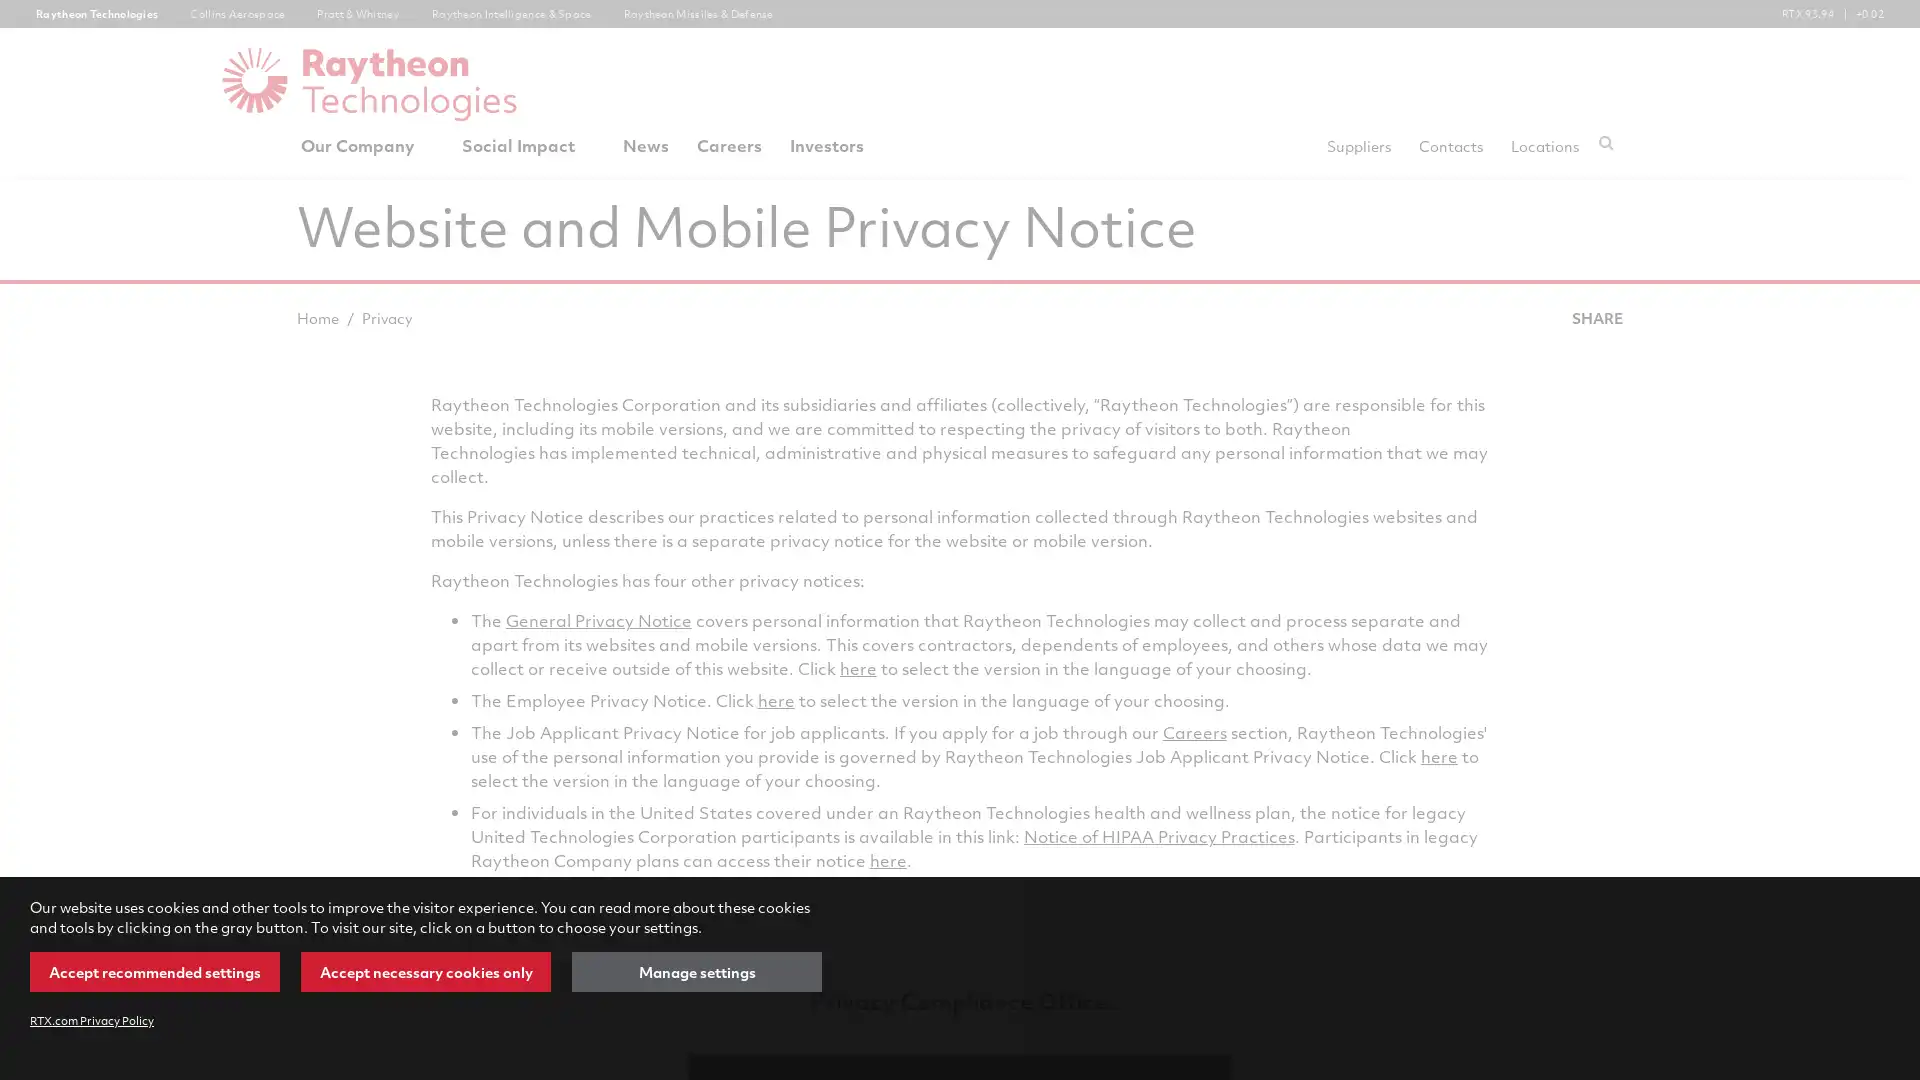 This screenshot has height=1080, width=1920. Describe the element at coordinates (1595, 316) in the screenshot. I see `SHARE` at that location.